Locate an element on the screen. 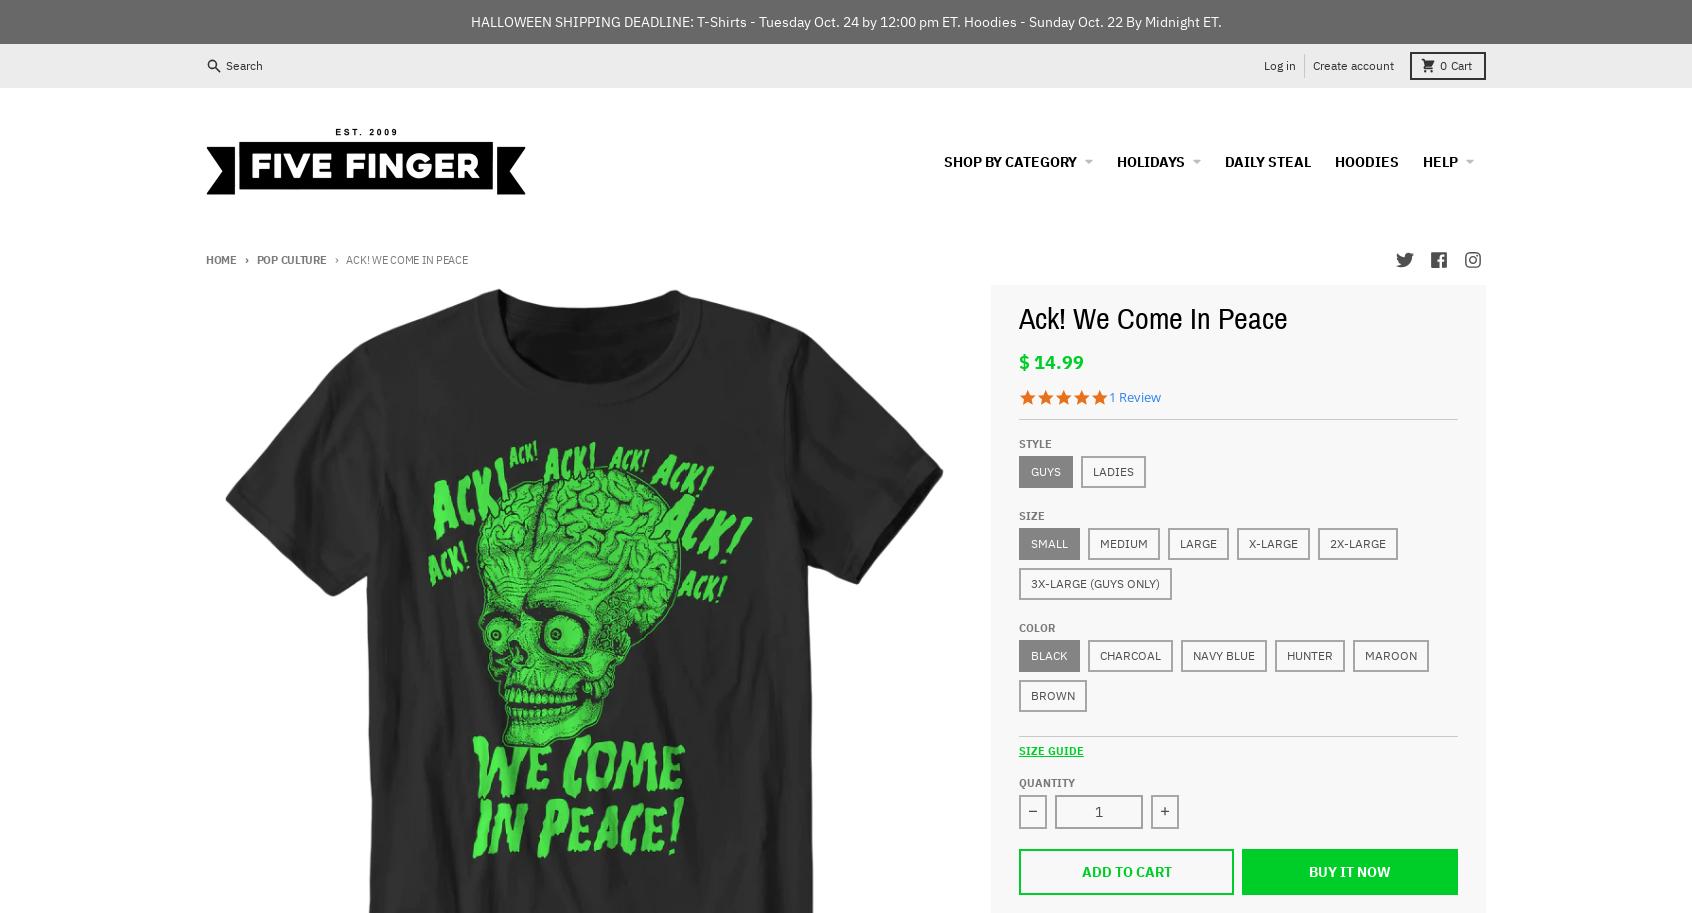  'Ladies' is located at coordinates (1112, 469).